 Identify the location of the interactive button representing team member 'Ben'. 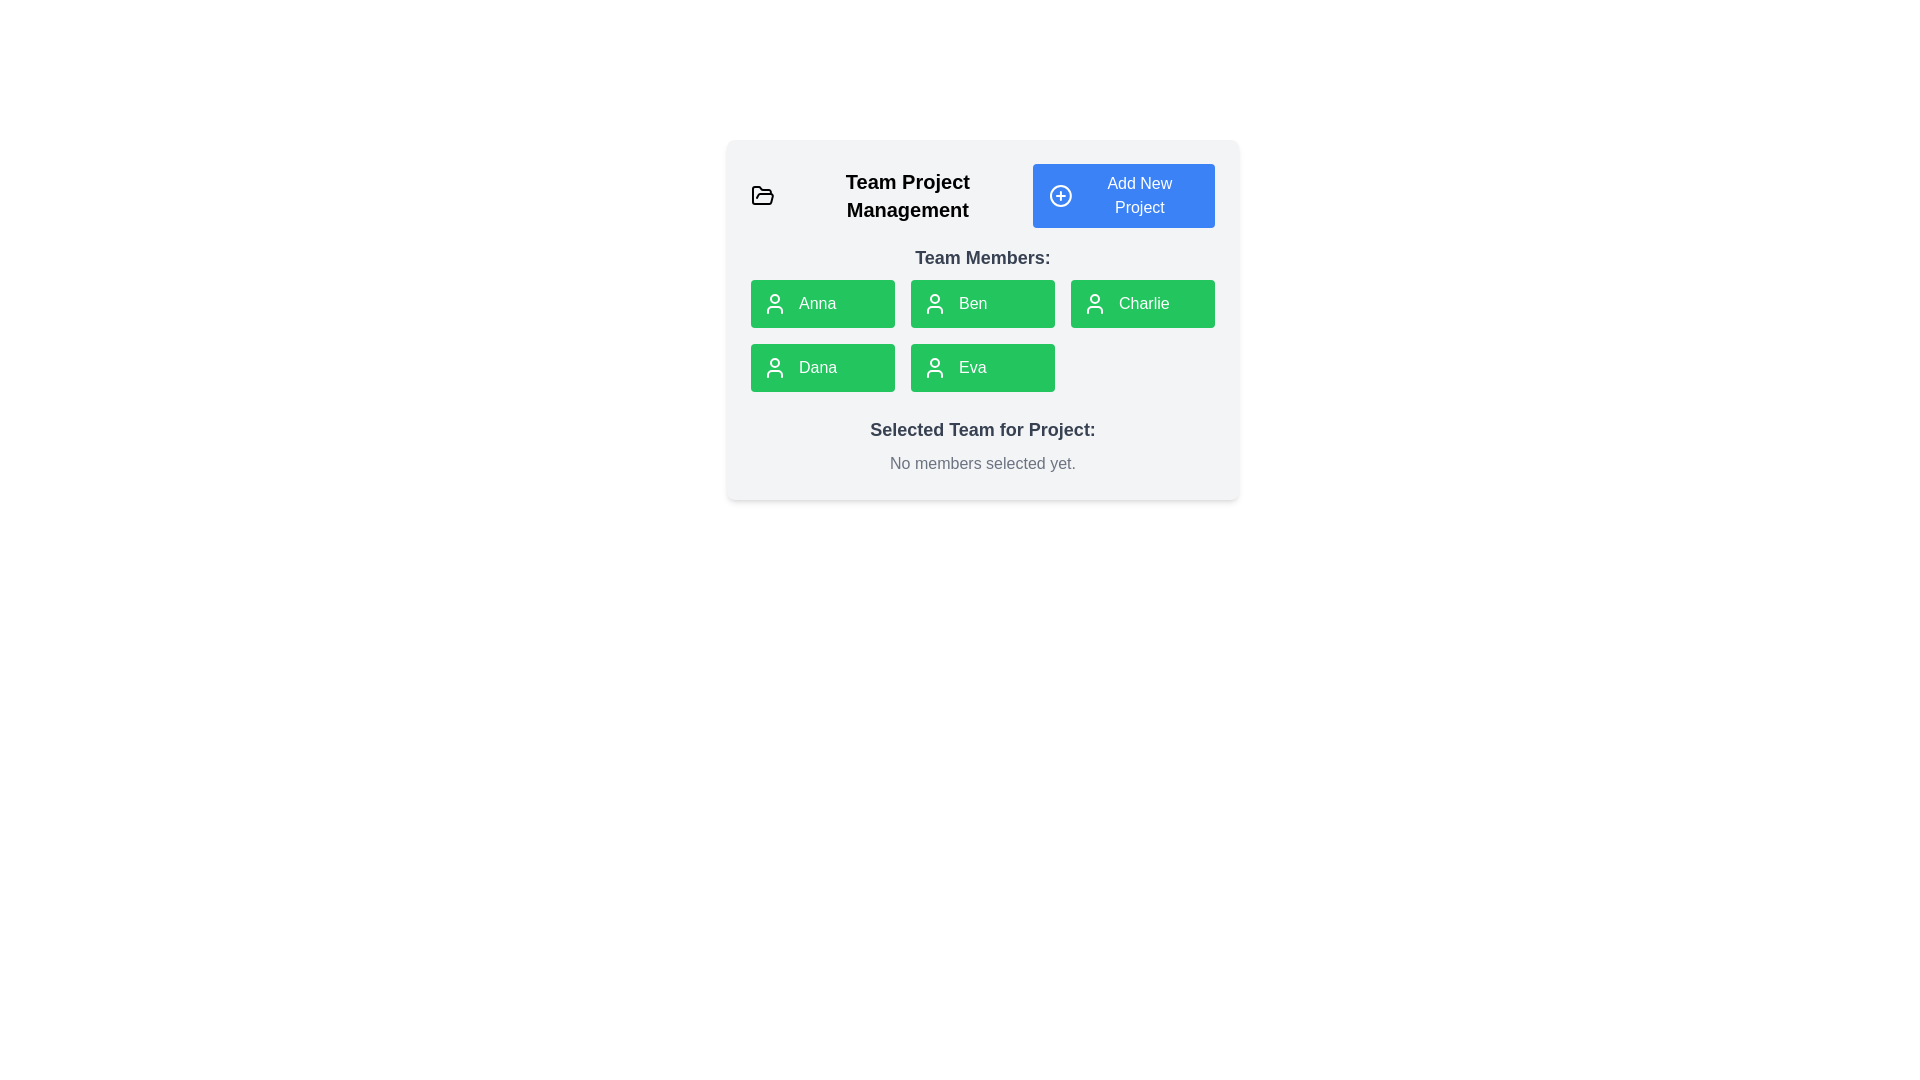
(983, 316).